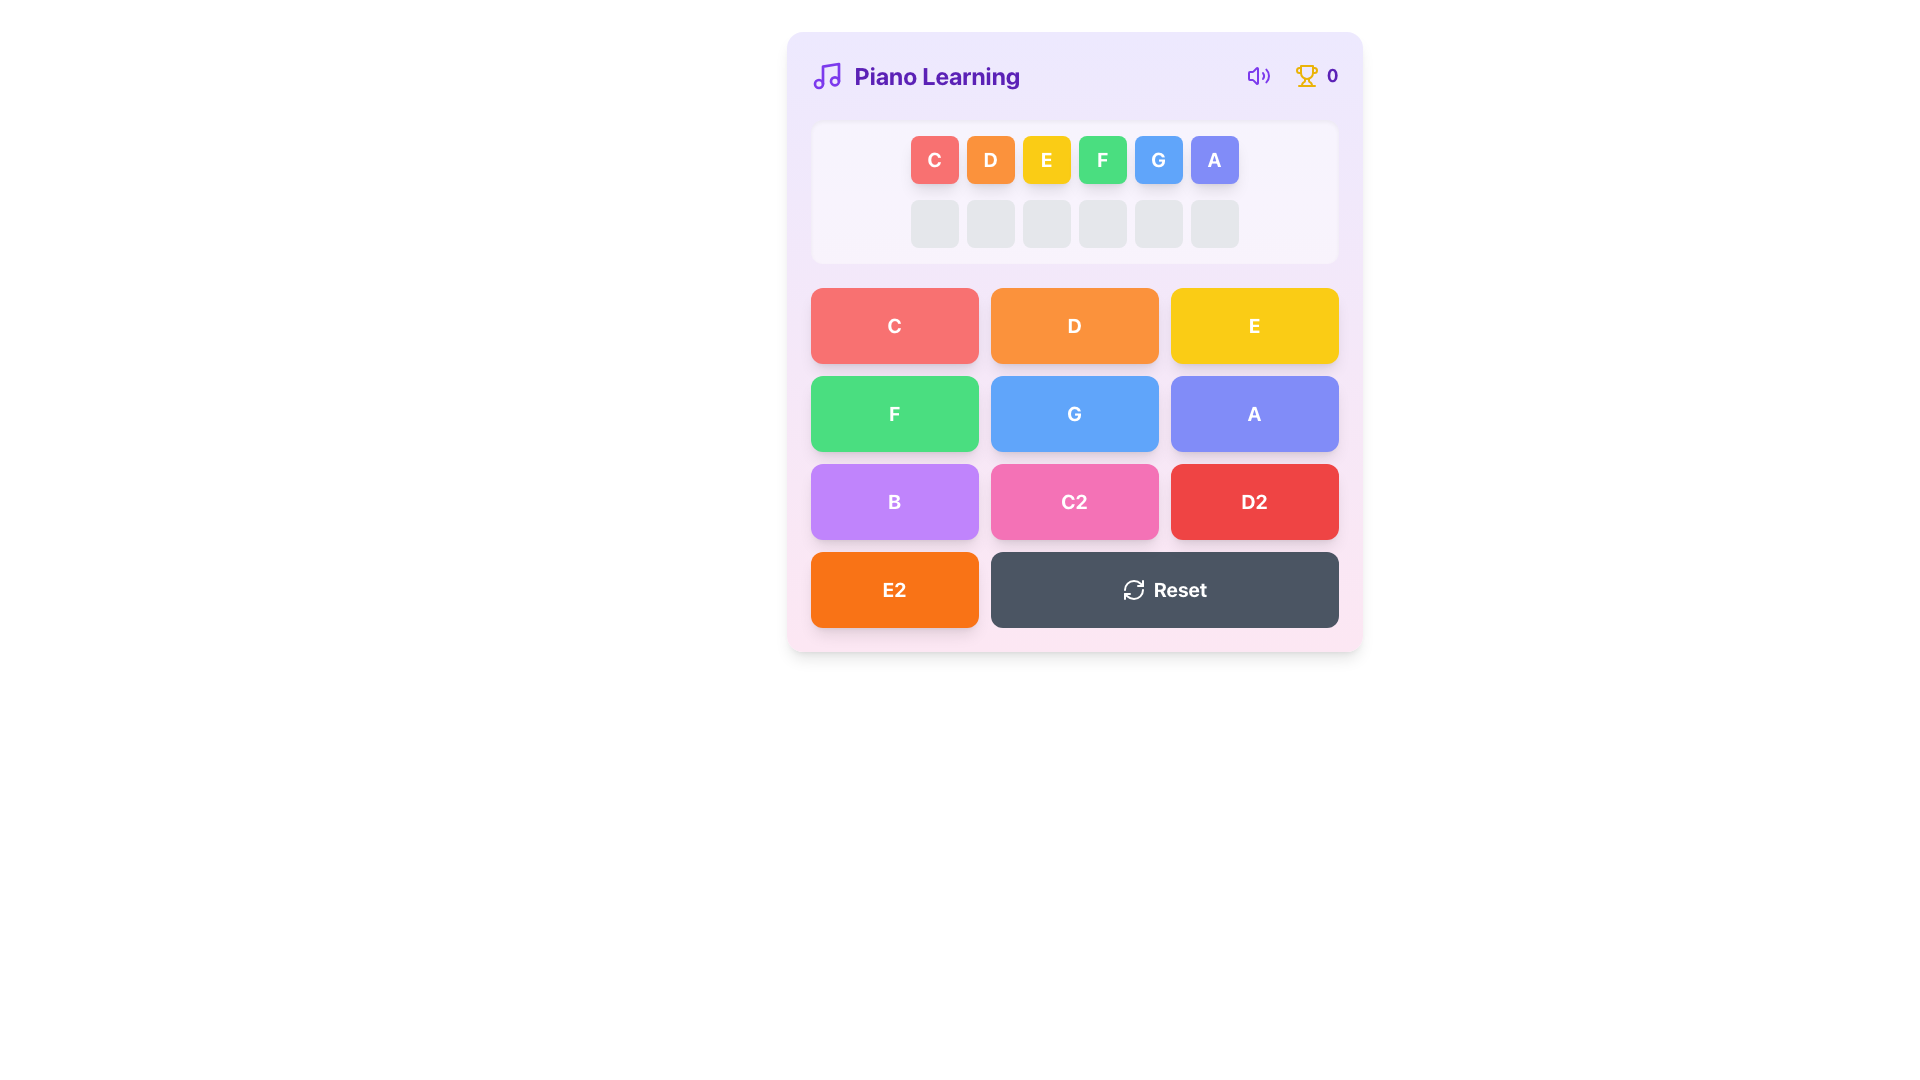 The image size is (1920, 1080). What do you see at coordinates (1213, 158) in the screenshot?
I see `the bold white letter 'A' displayed in a large font within the vibrant blue rounded square button, which is the sixth button from the left in the row beneath the heading 'Piano Learning.'` at bounding box center [1213, 158].